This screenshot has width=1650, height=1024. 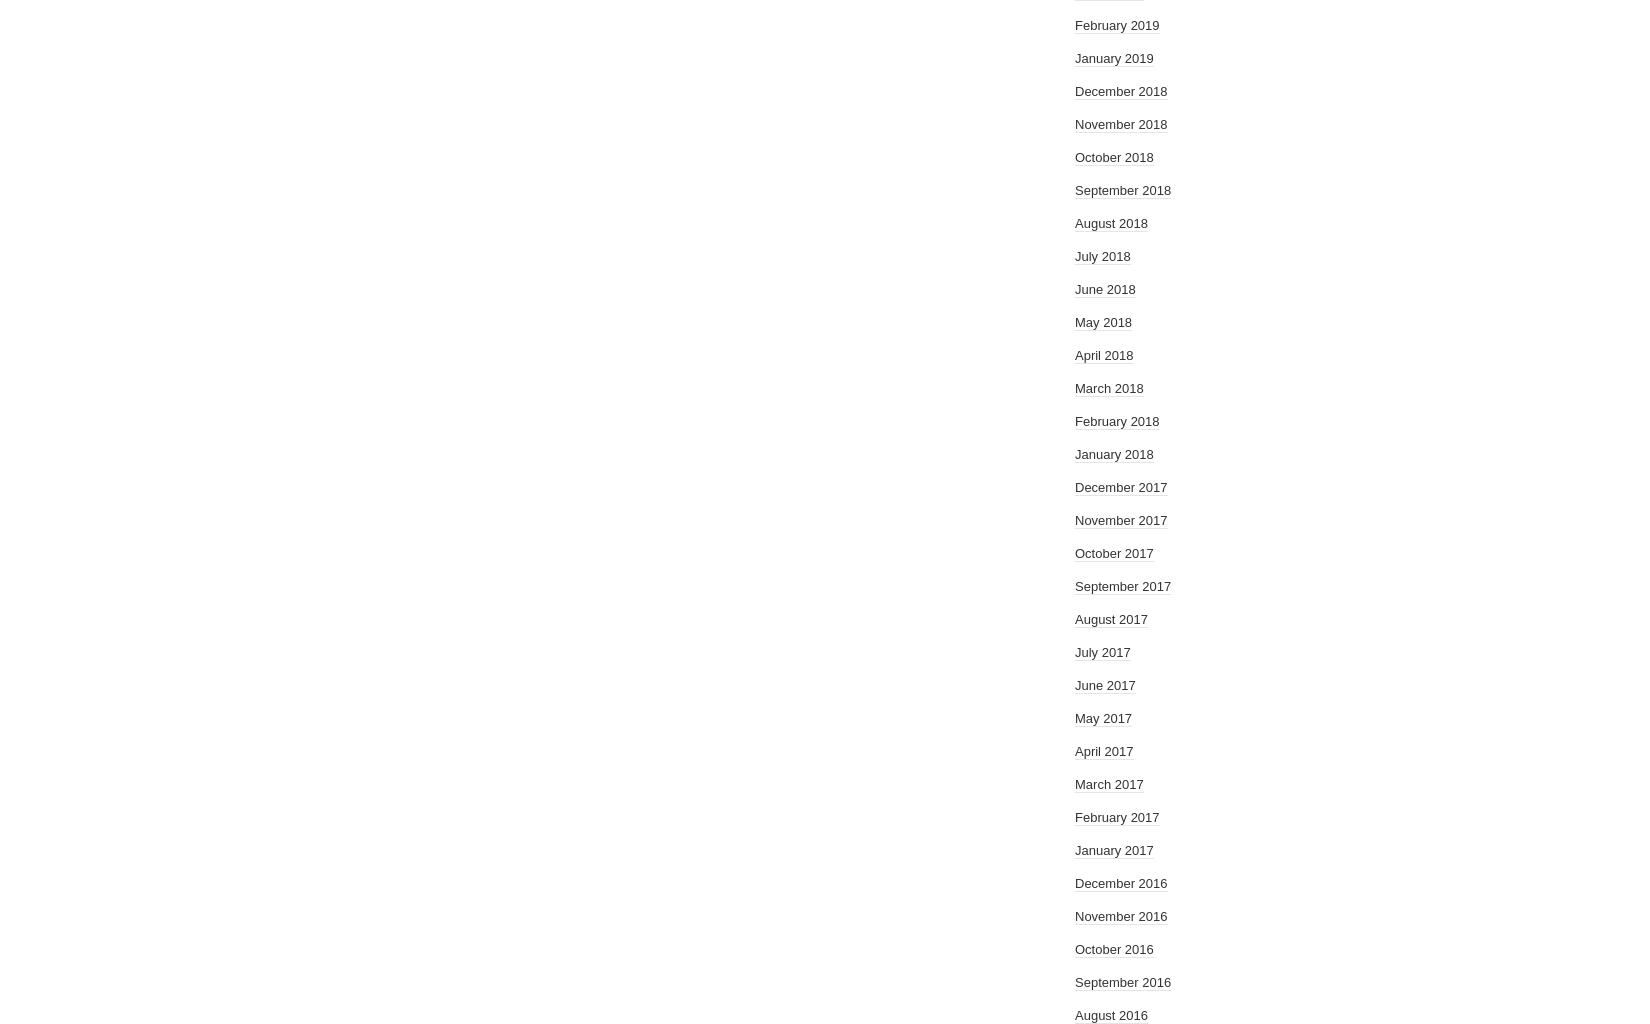 I want to click on 'September 2018', so click(x=1122, y=190).